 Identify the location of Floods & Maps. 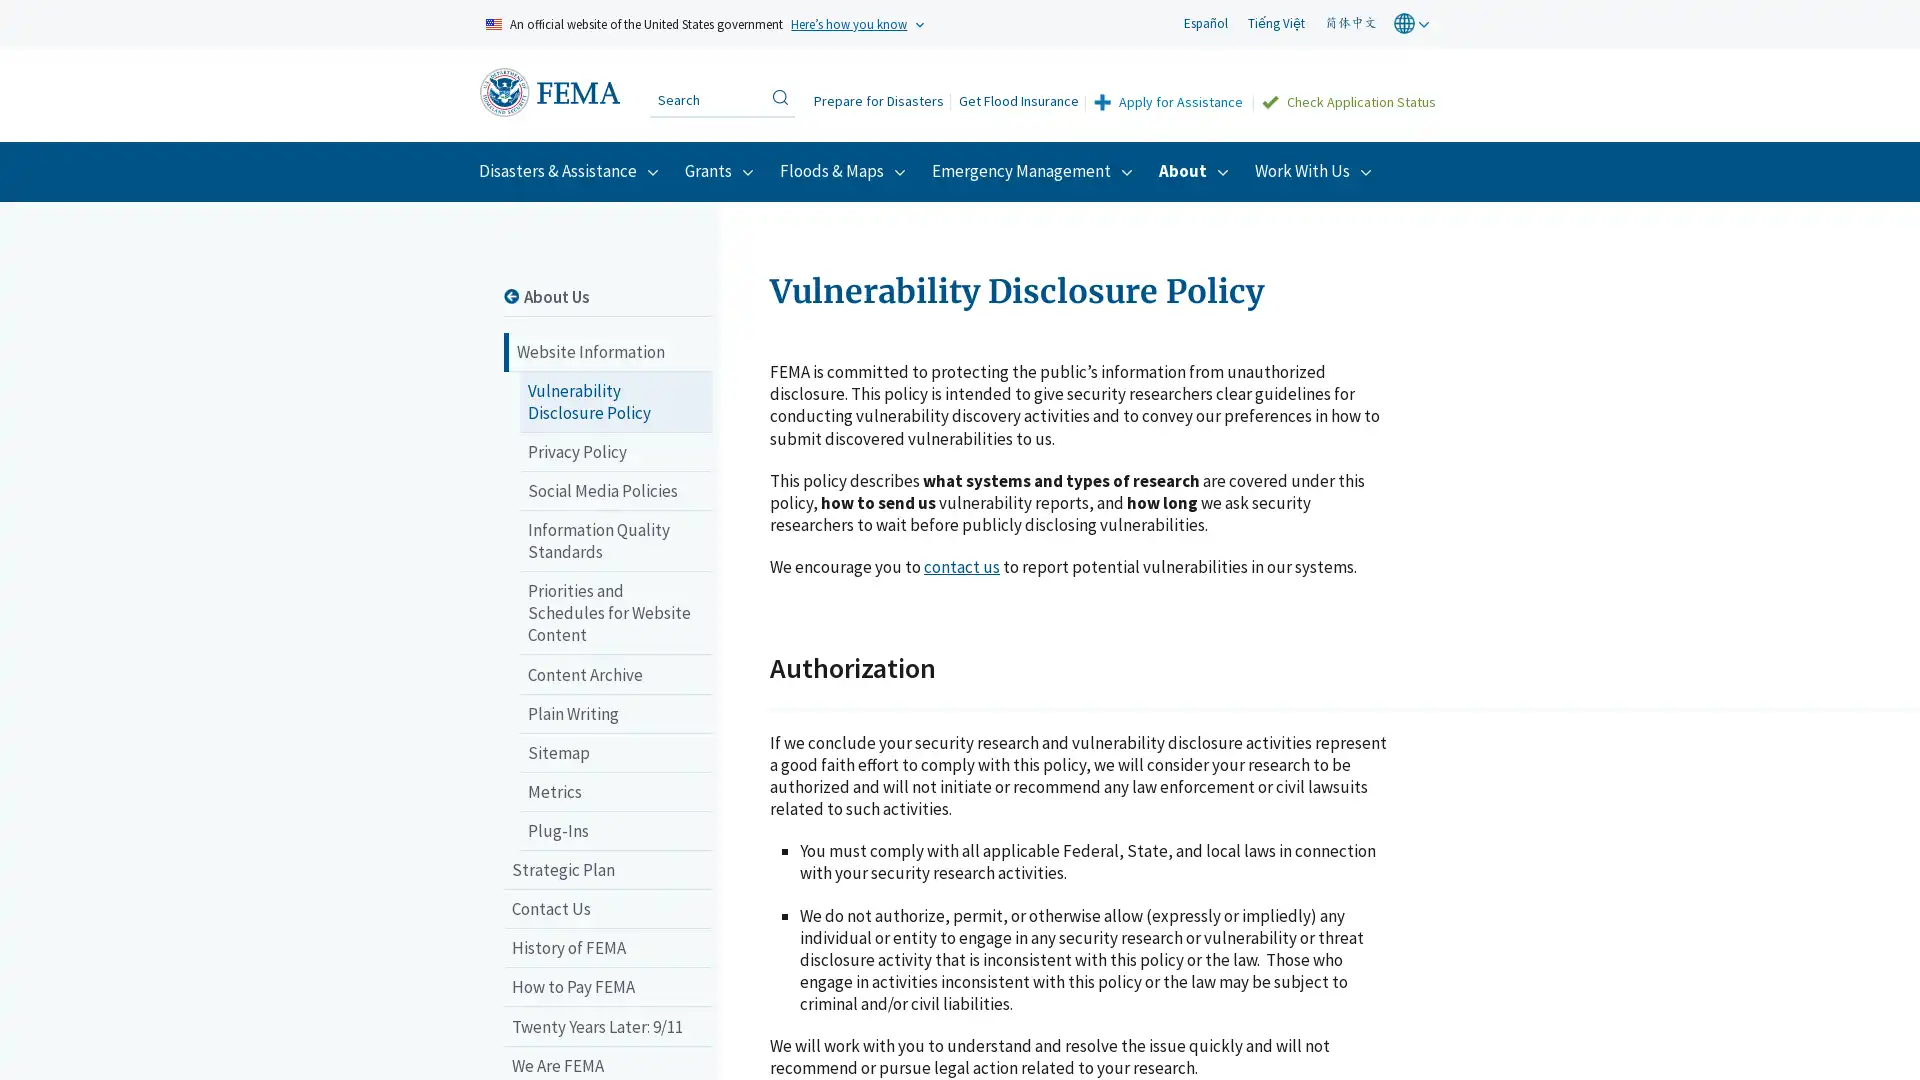
(845, 169).